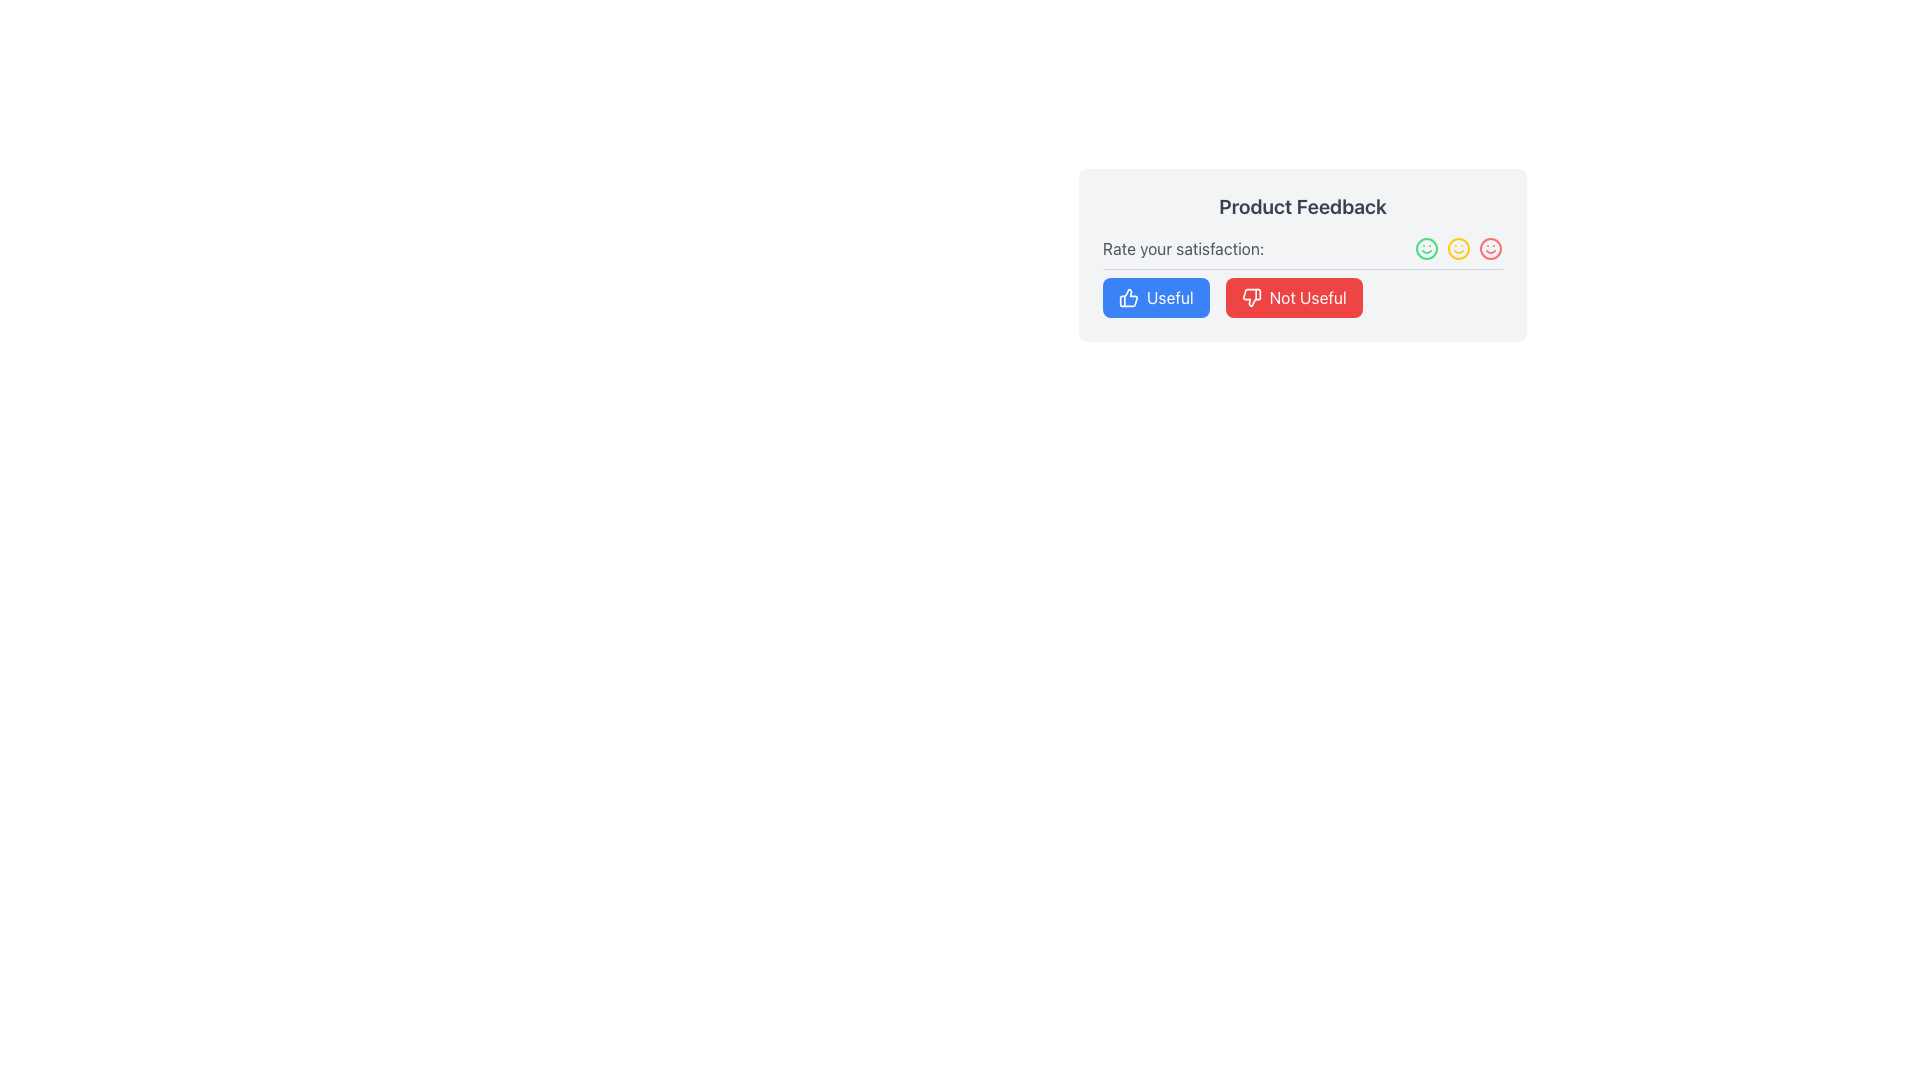 The width and height of the screenshot is (1920, 1080). I want to click on the emotive icons in the Rating prompt for context, located below the 'Product Feedback' header and above the 'Useful' and 'Not Useful' buttons, so click(1302, 277).